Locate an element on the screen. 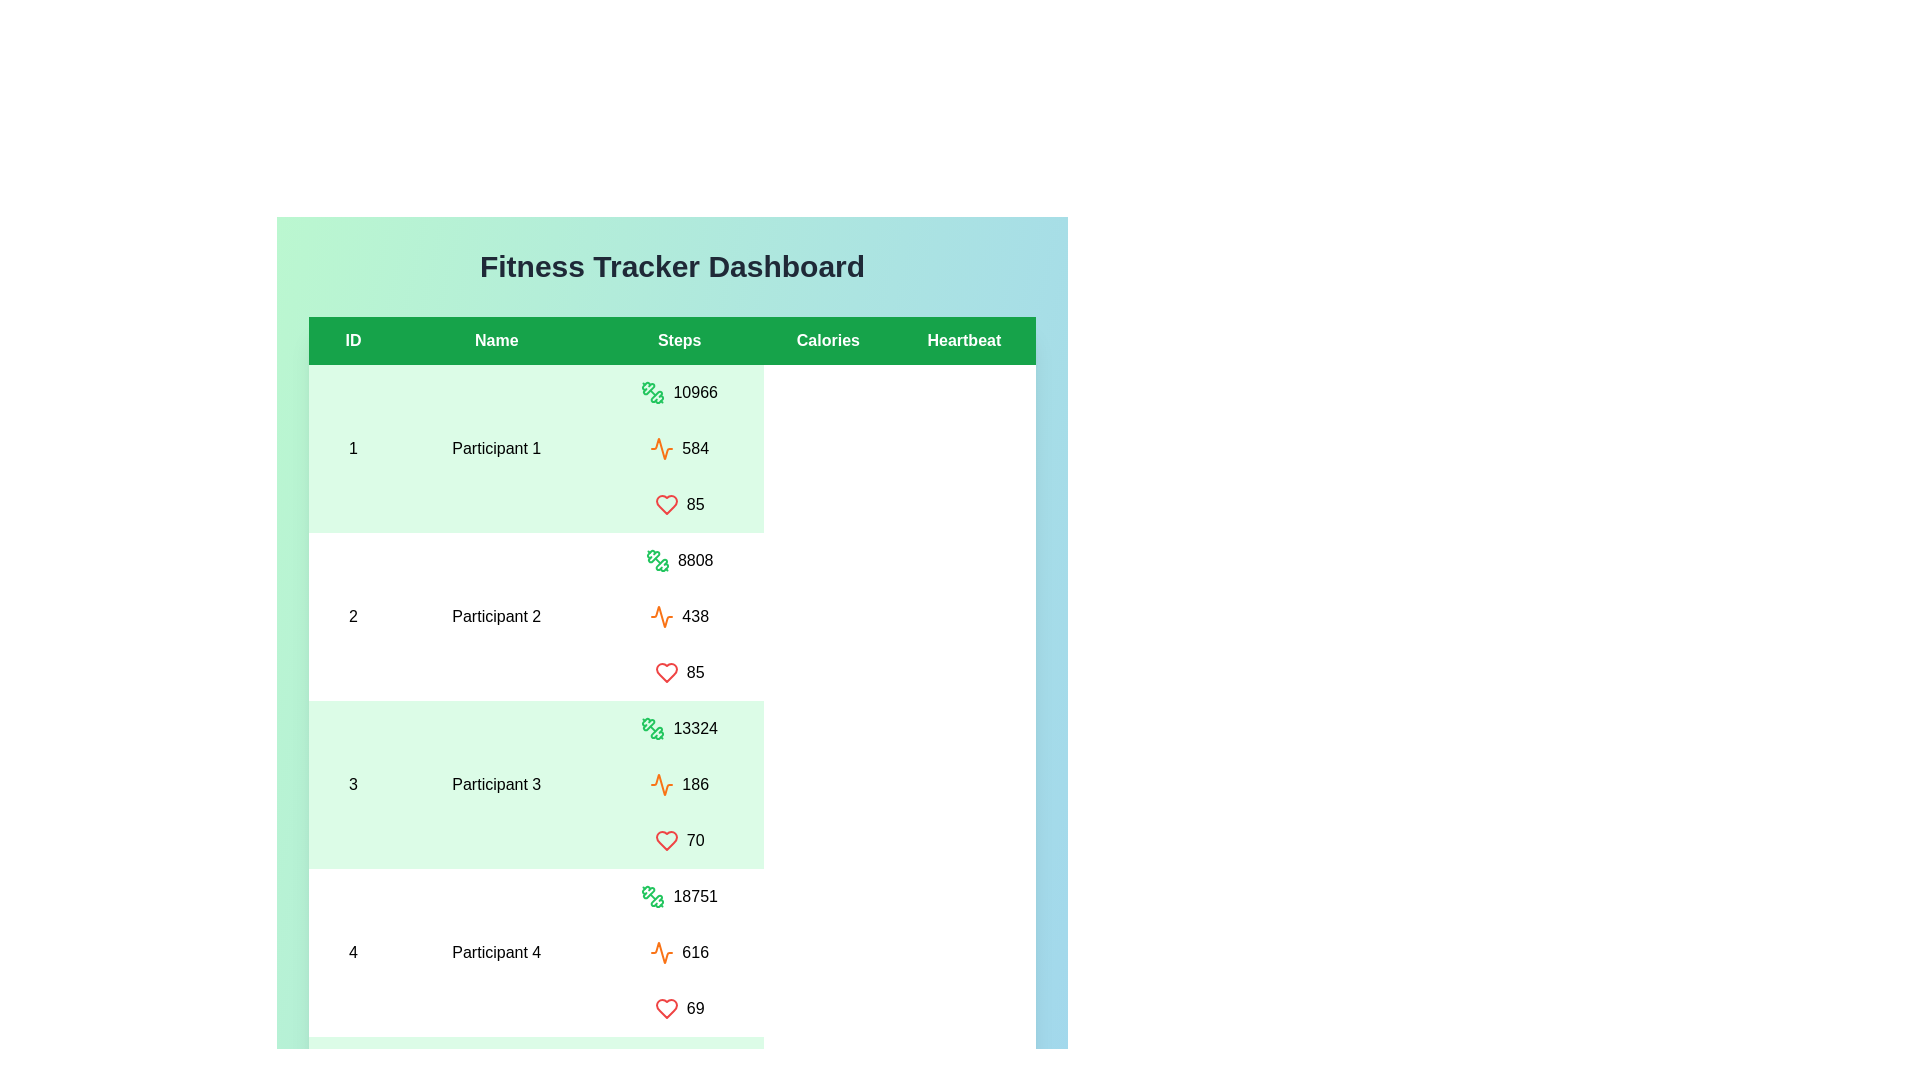 The image size is (1920, 1080). the row corresponding to participant 3 is located at coordinates (672, 784).